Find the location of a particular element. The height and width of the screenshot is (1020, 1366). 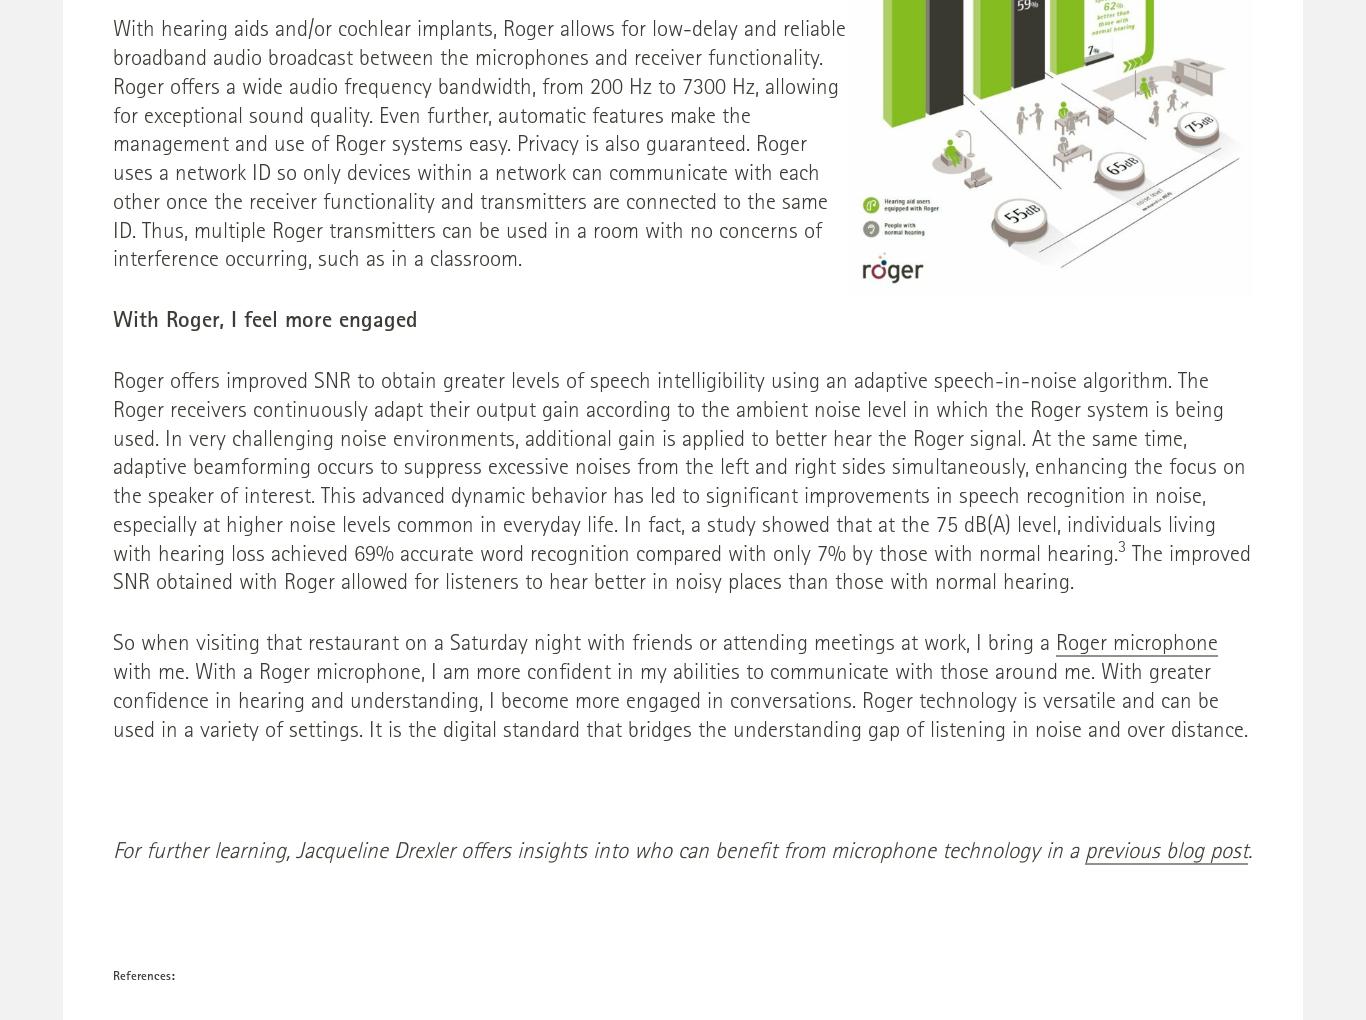

'References:' is located at coordinates (112, 976).